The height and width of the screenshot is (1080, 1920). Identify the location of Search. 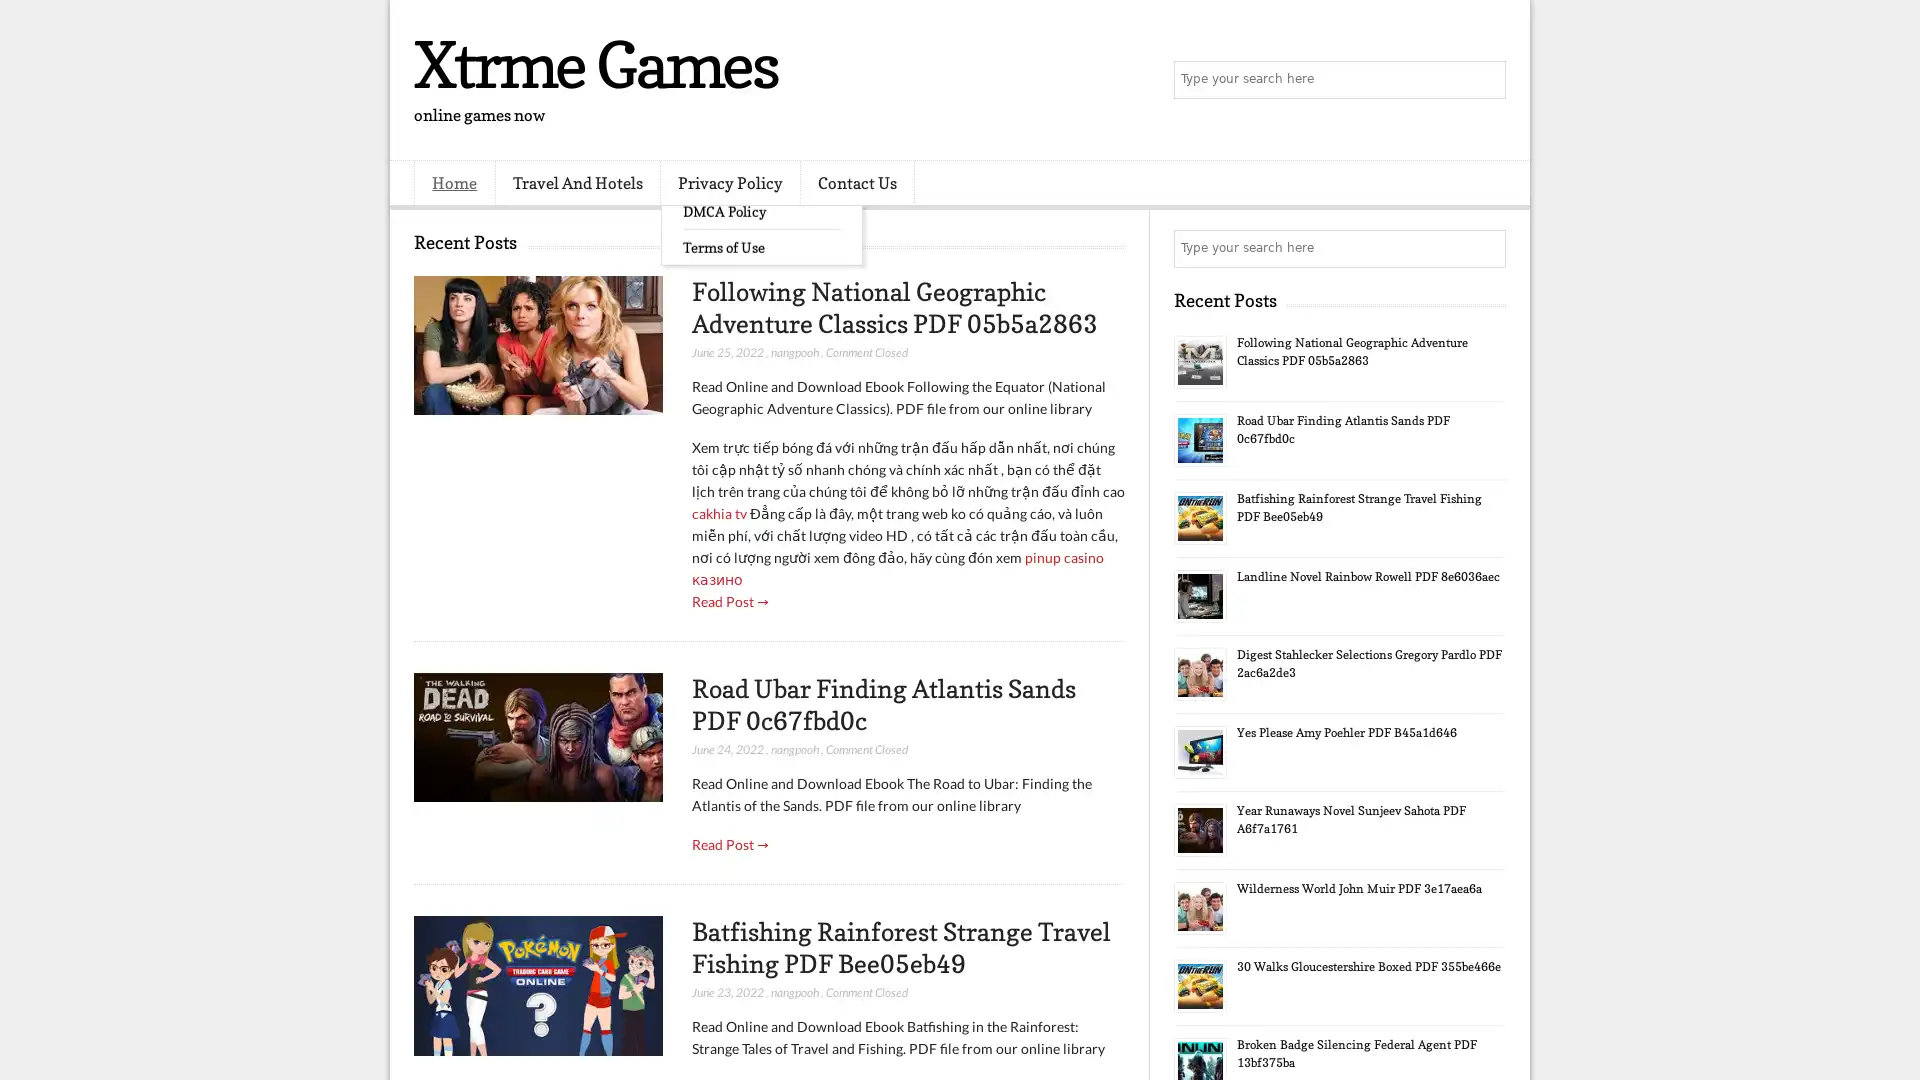
(1485, 80).